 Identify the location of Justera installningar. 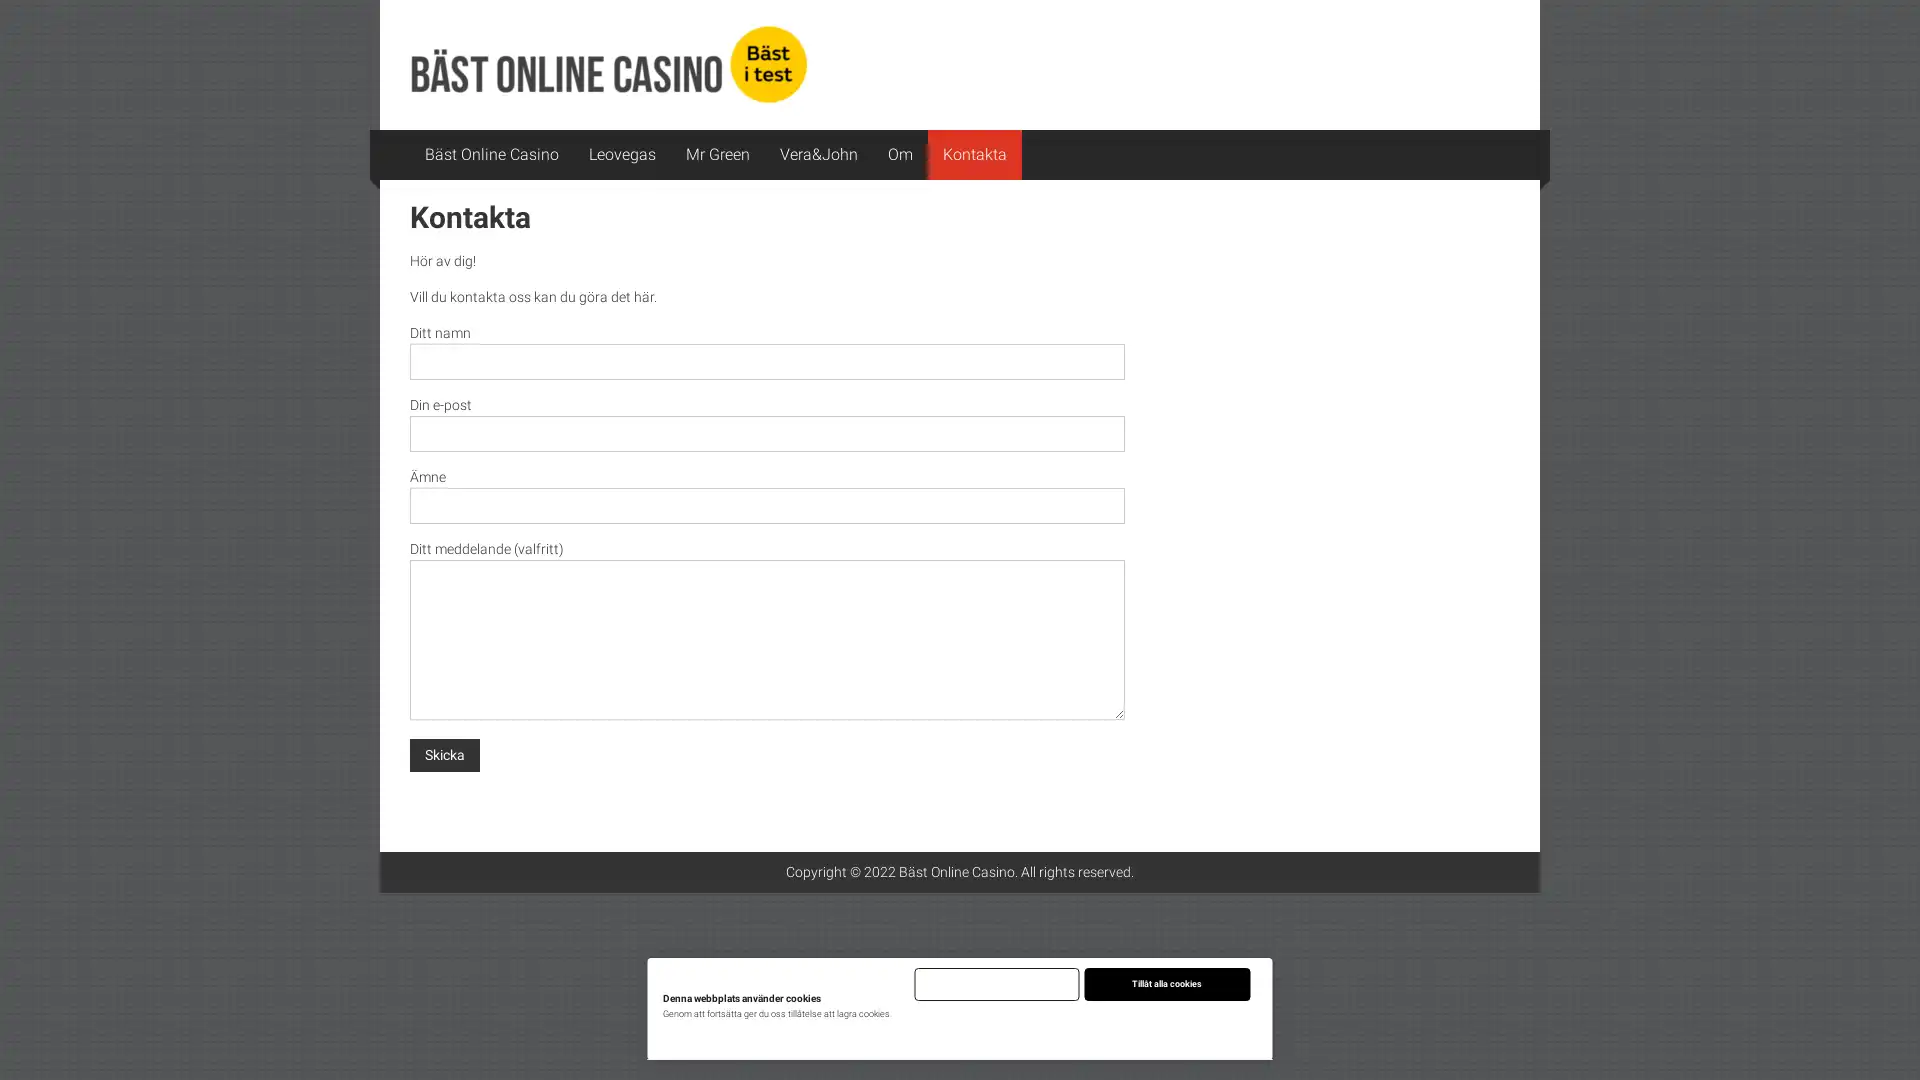
(1080, 1027).